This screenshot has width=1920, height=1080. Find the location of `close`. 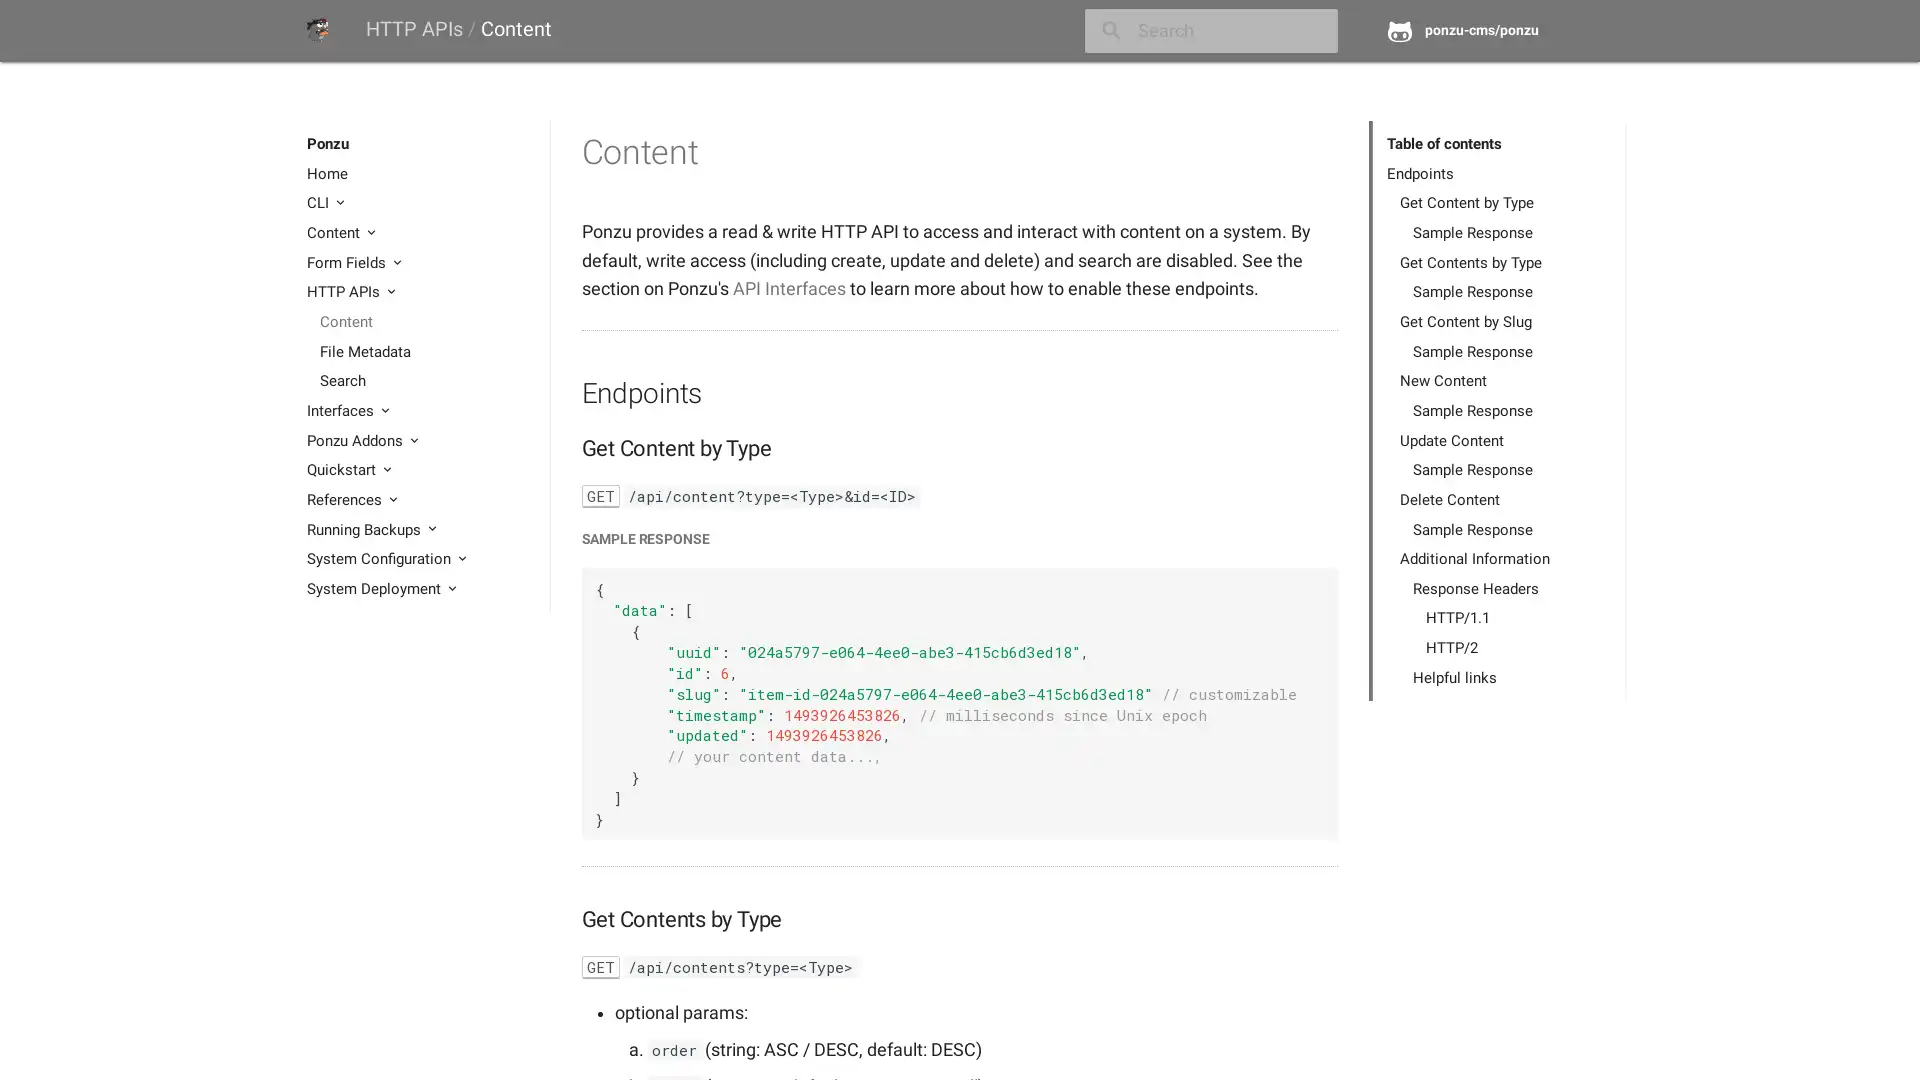

close is located at coordinates (1311, 30).